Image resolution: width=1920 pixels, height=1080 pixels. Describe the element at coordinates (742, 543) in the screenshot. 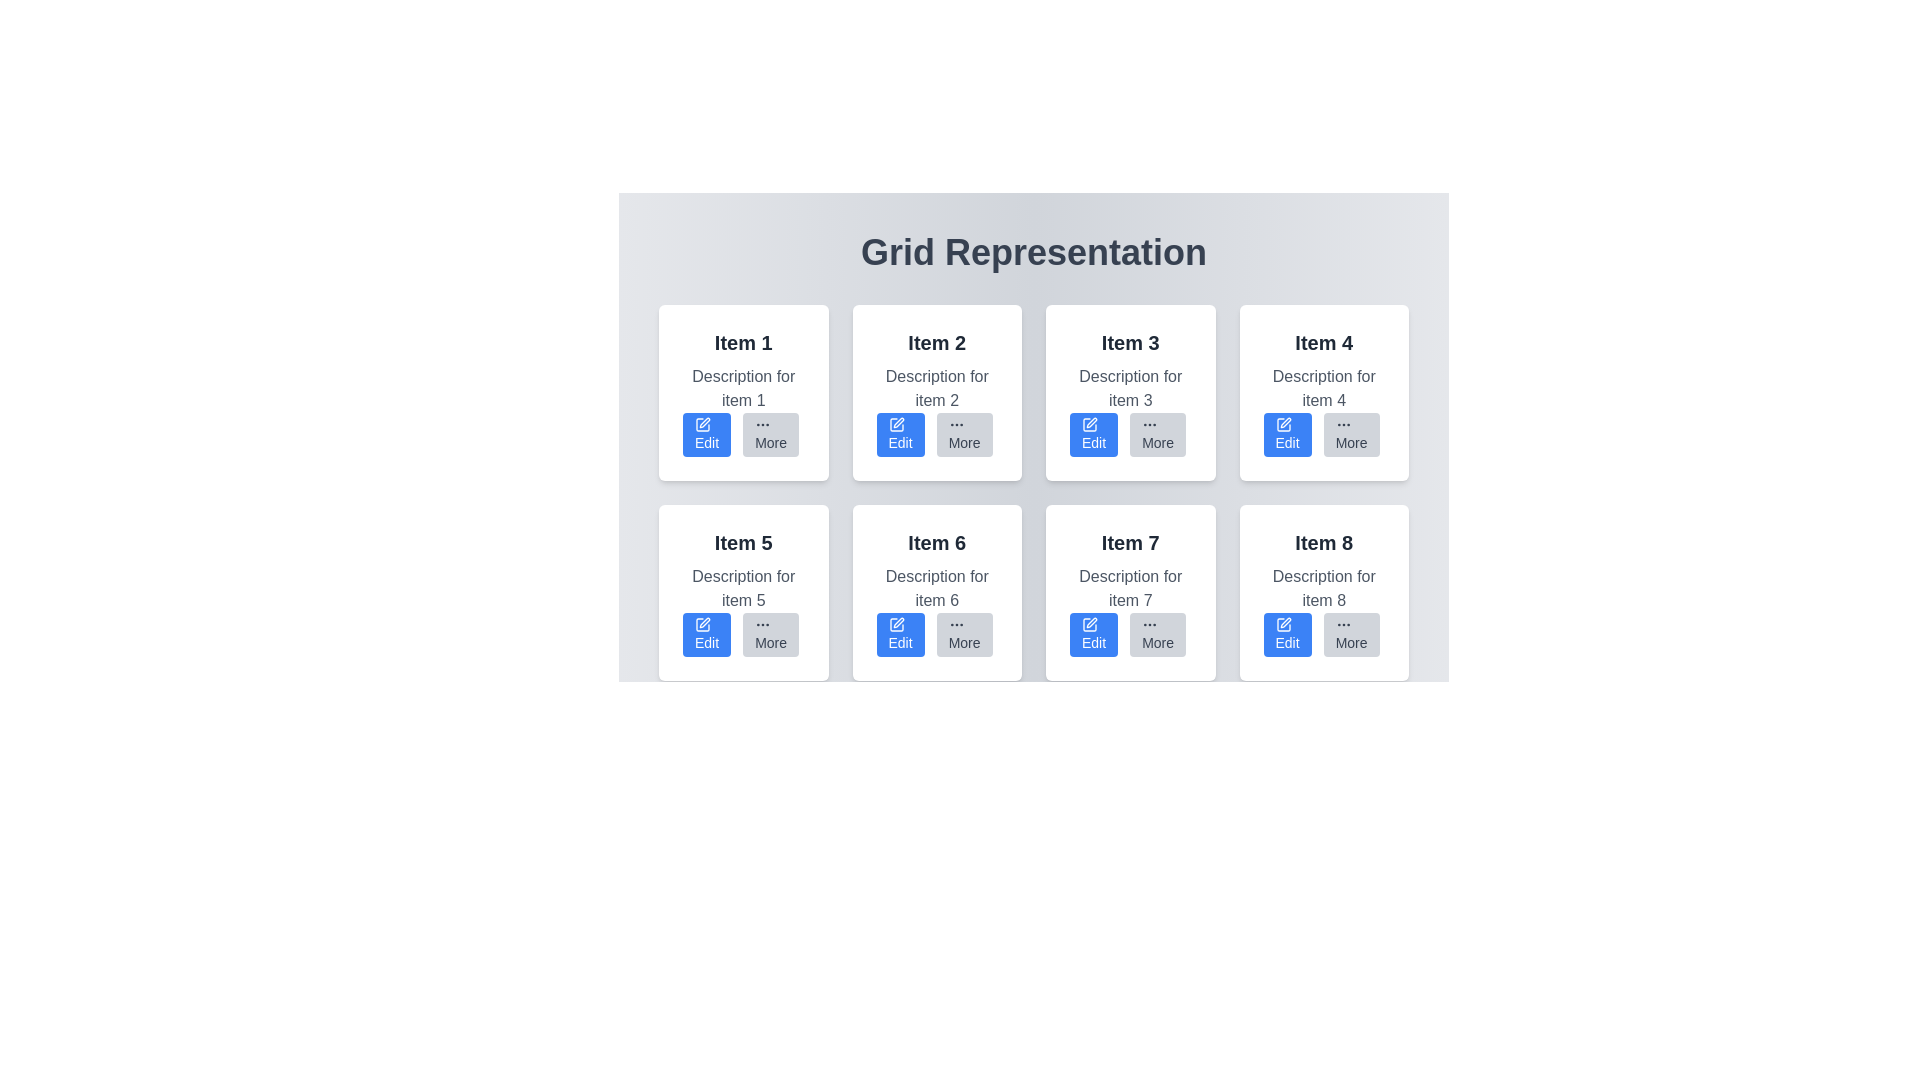

I see `the title text element located at the top of the fifth card in a grid layout, which provides context for the associated description and actions` at that location.